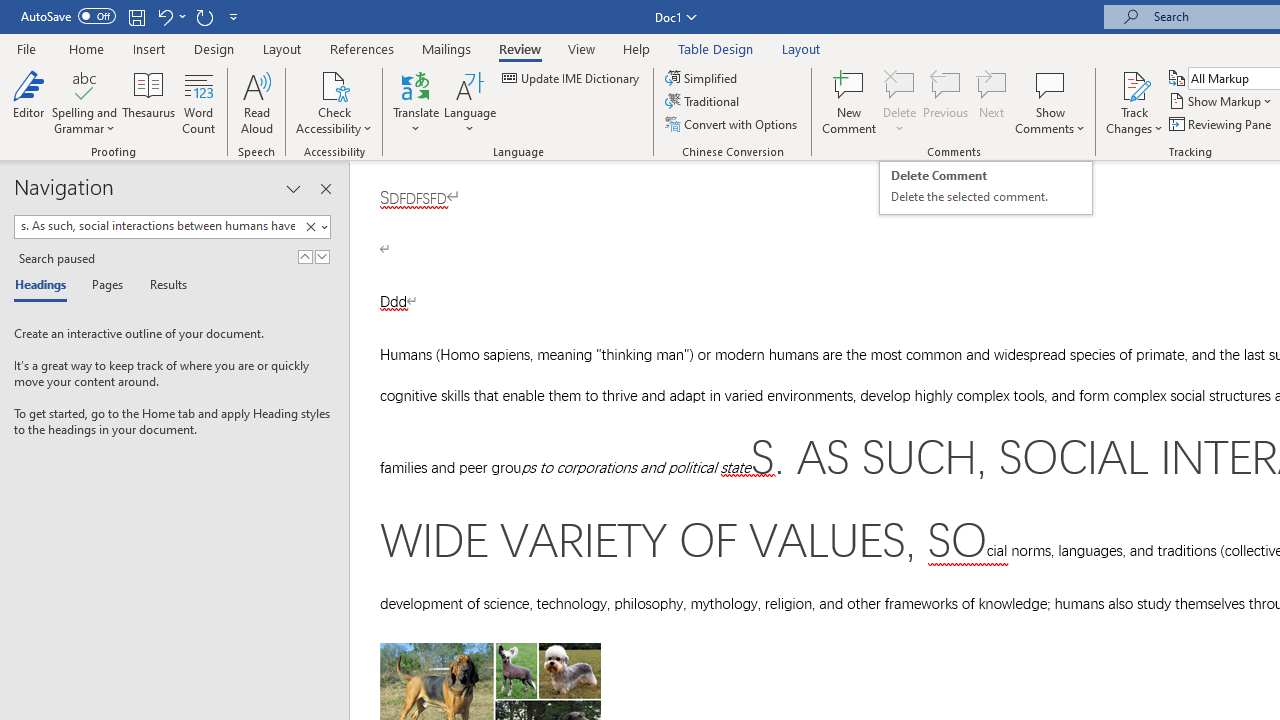 The image size is (1280, 720). Describe the element at coordinates (571, 77) in the screenshot. I see `'Update IME Dictionary...'` at that location.